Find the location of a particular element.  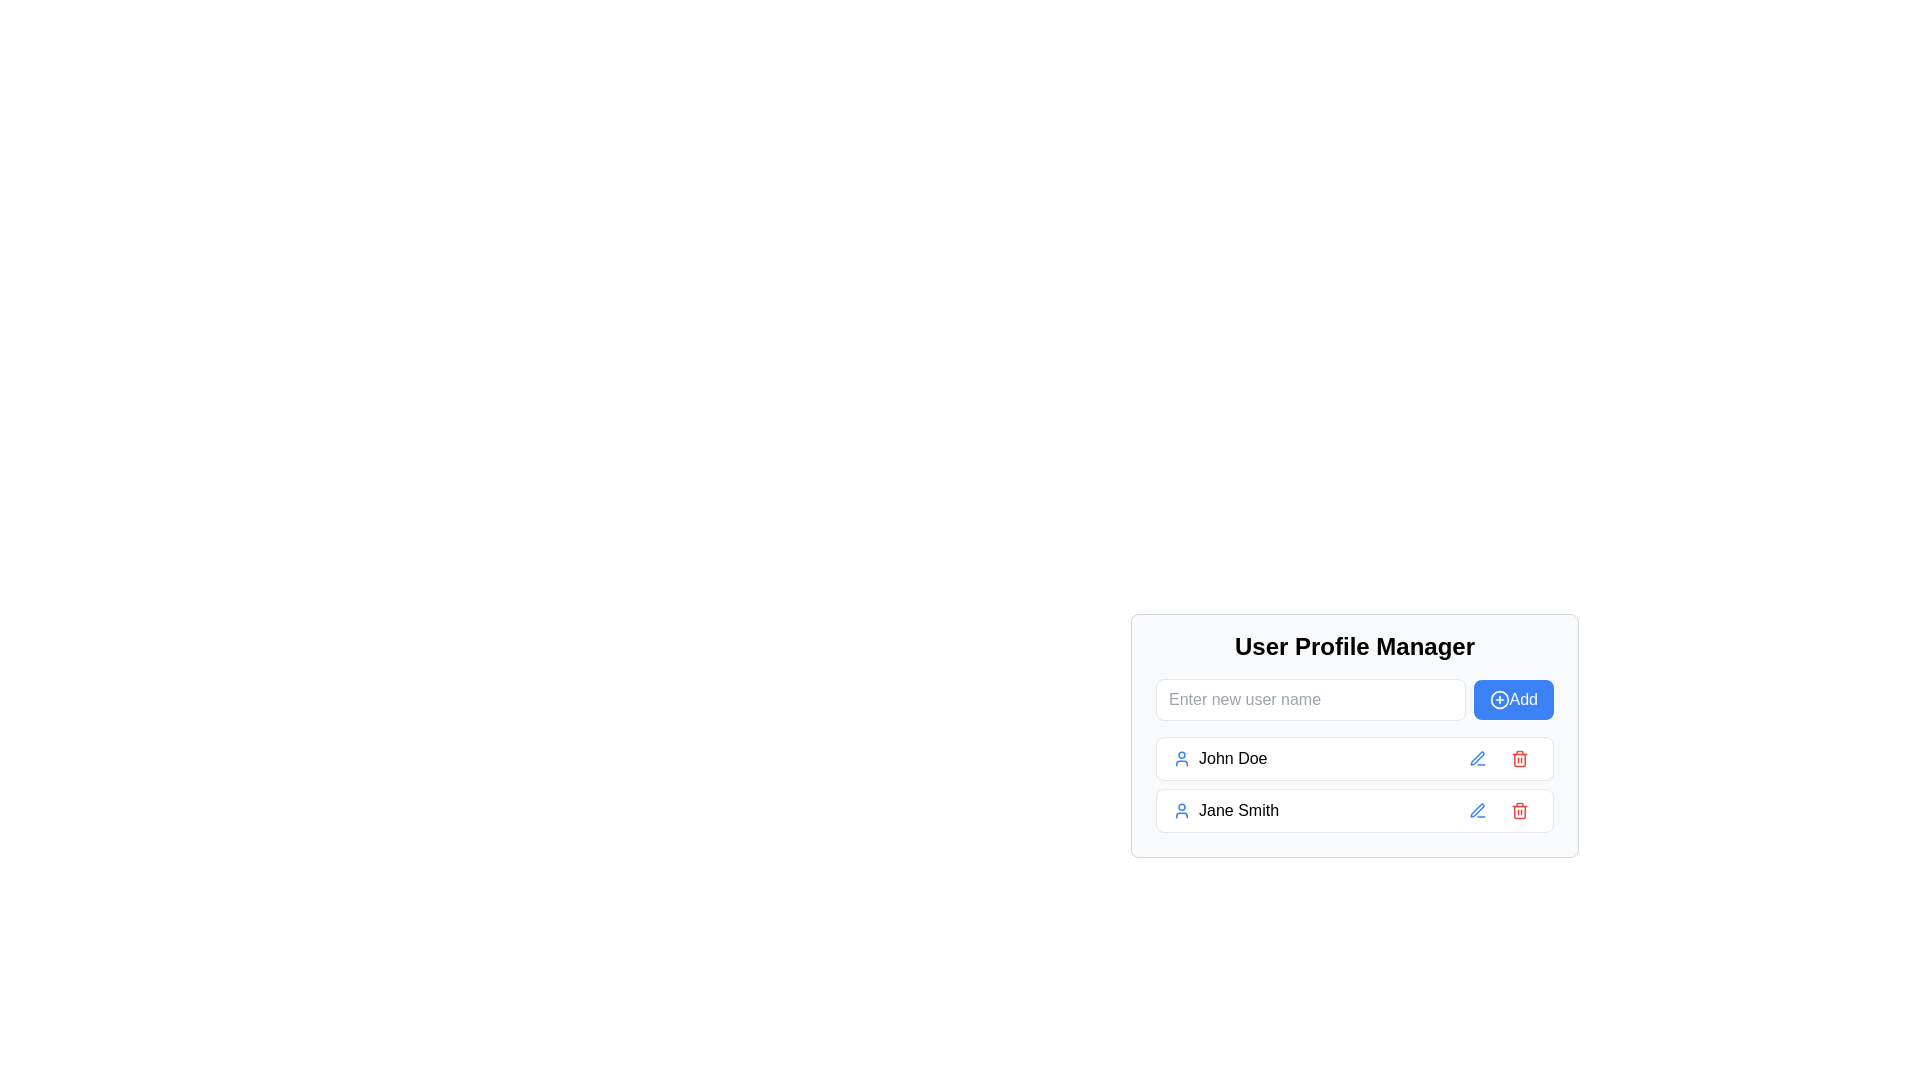

the edit button associated with the user 'Jane Smith', located in the second row of the user list is located at coordinates (1478, 810).